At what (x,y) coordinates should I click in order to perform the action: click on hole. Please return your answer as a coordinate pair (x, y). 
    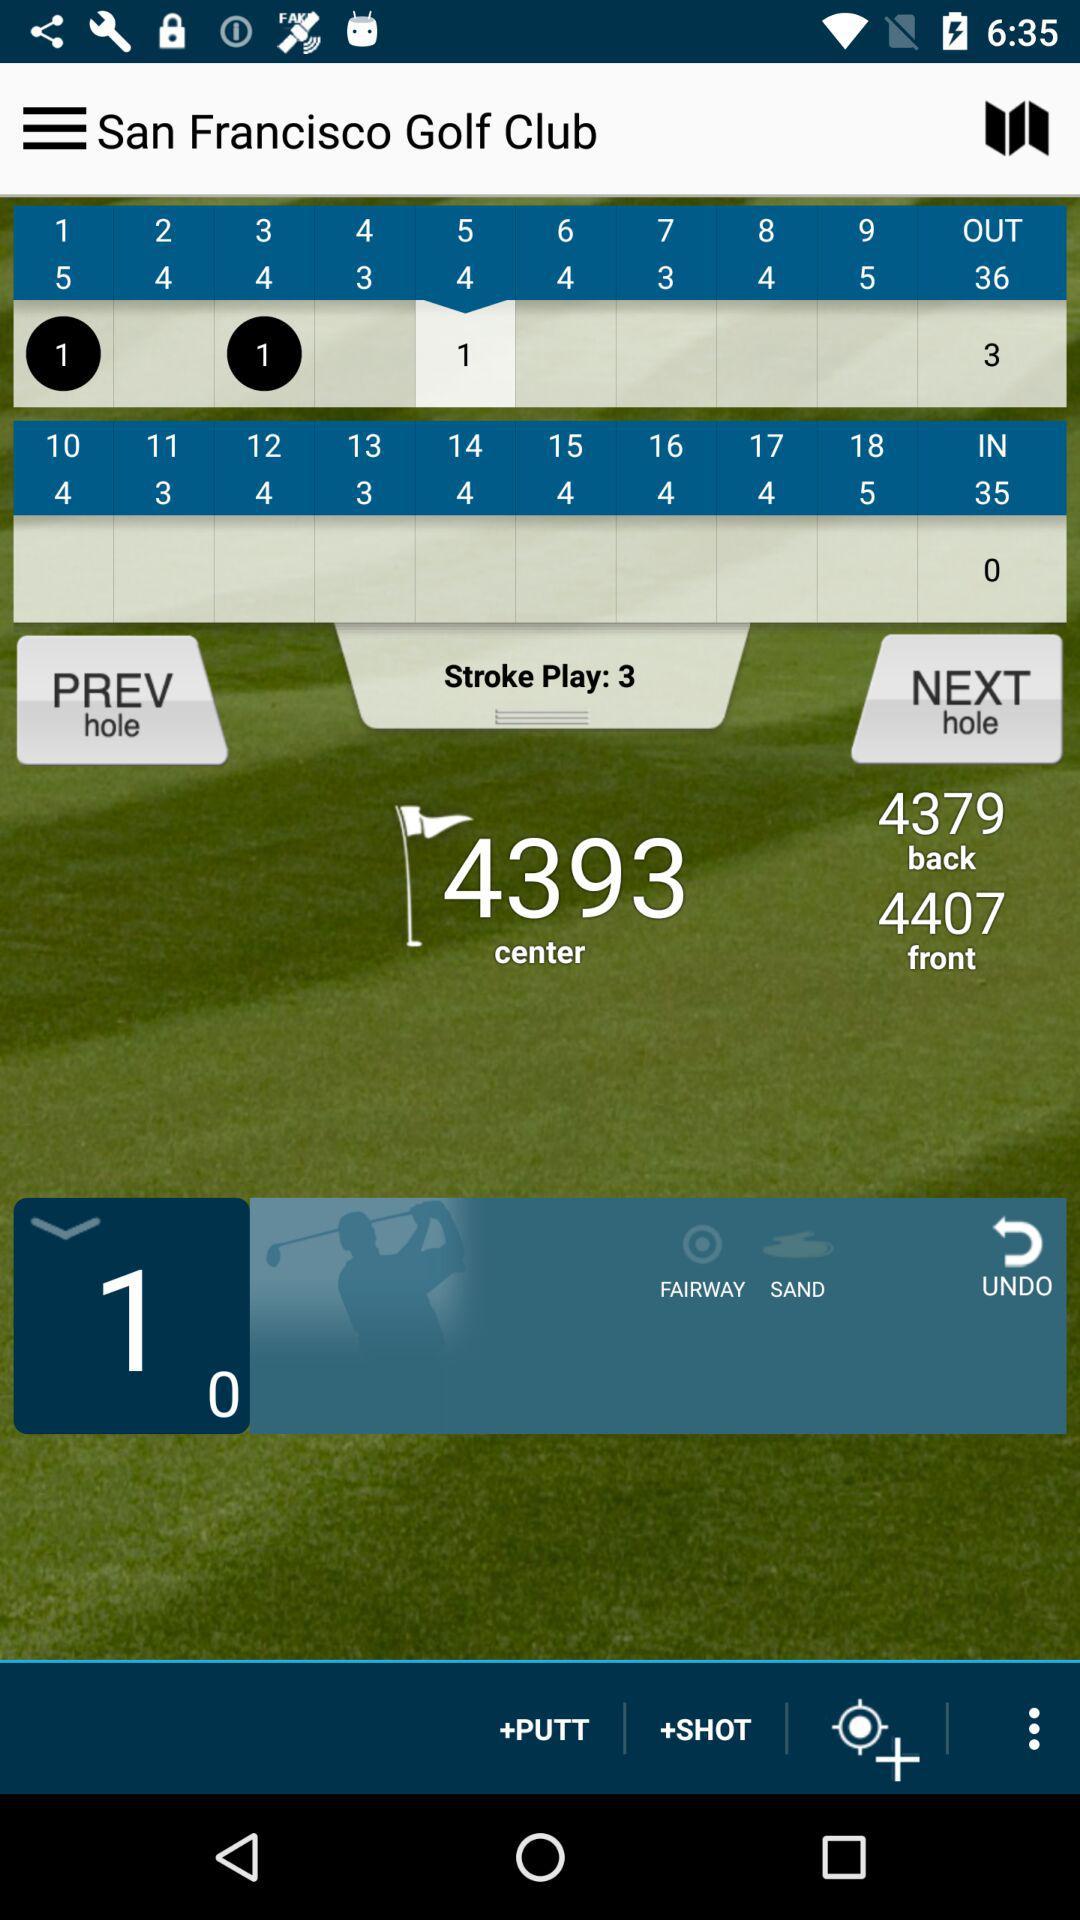
    Looking at the image, I should click on (940, 697).